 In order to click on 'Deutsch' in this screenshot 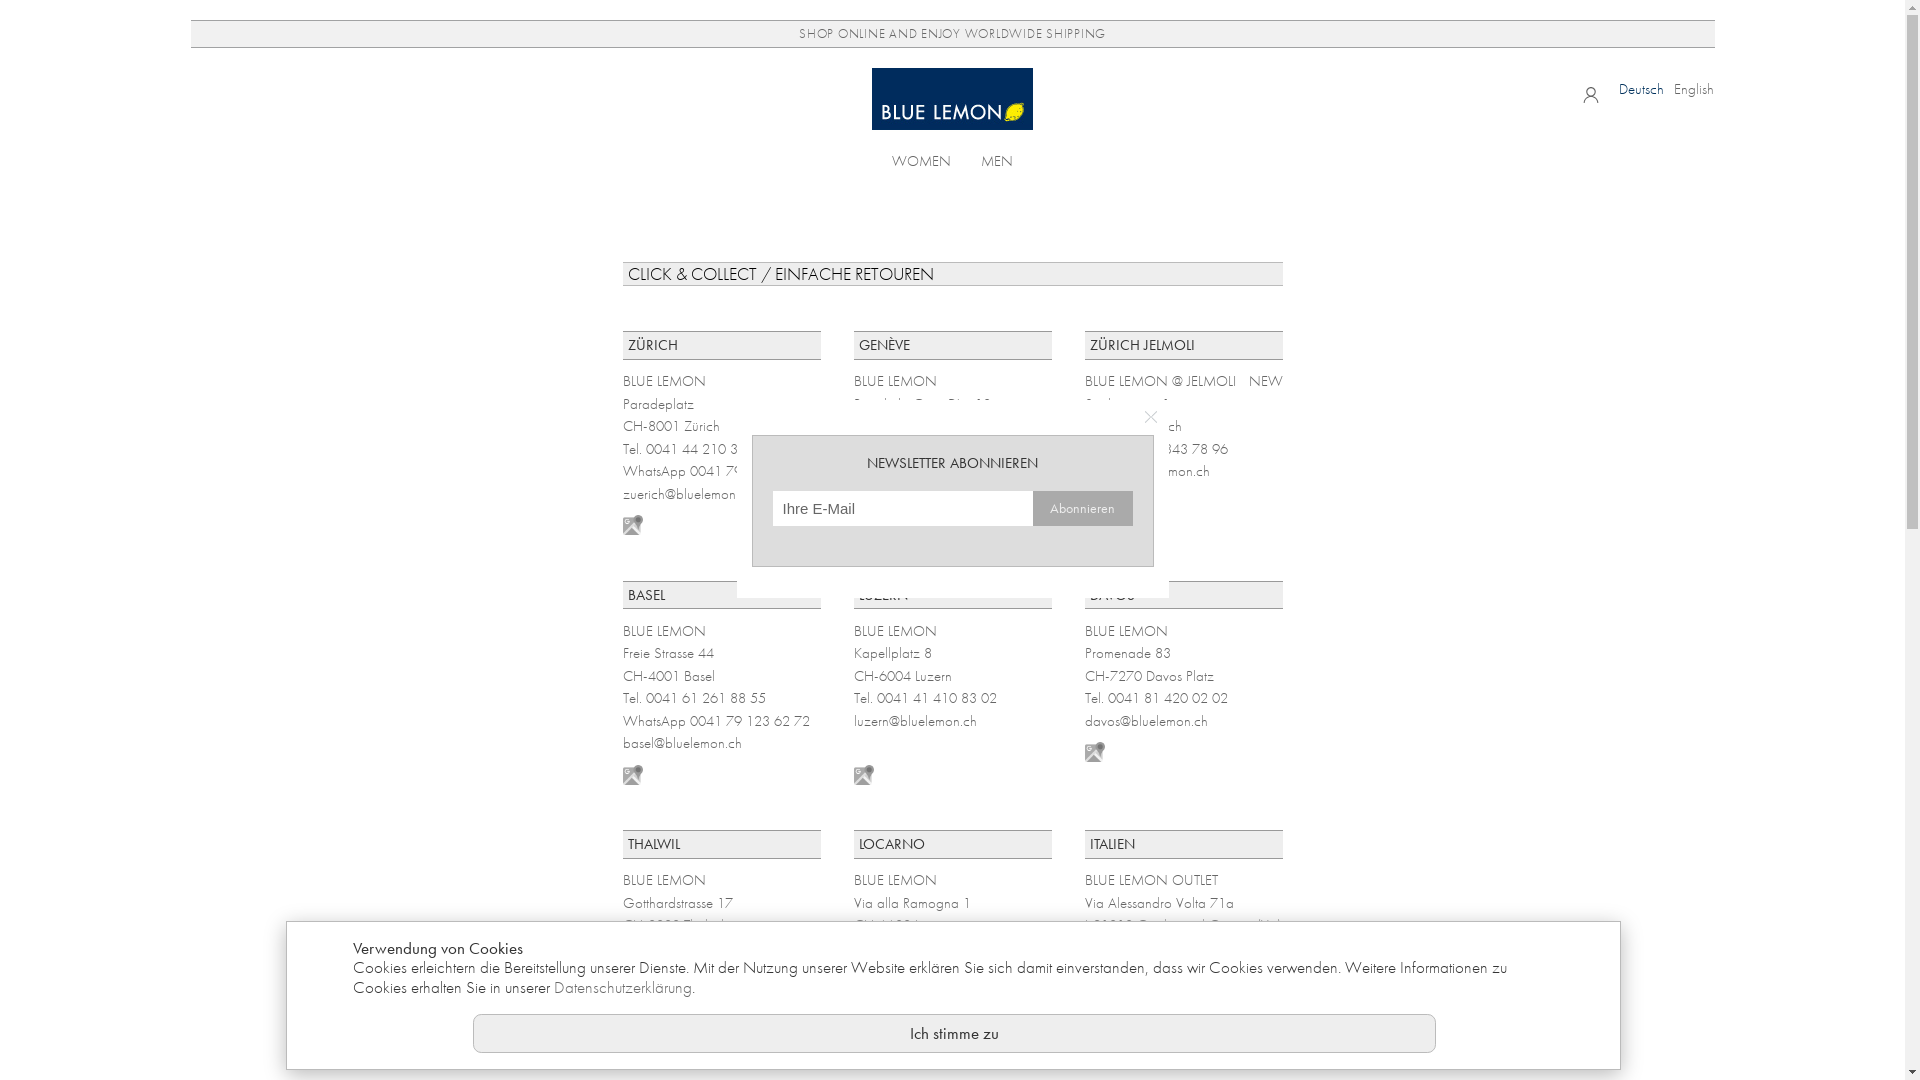, I will do `click(1641, 88)`.